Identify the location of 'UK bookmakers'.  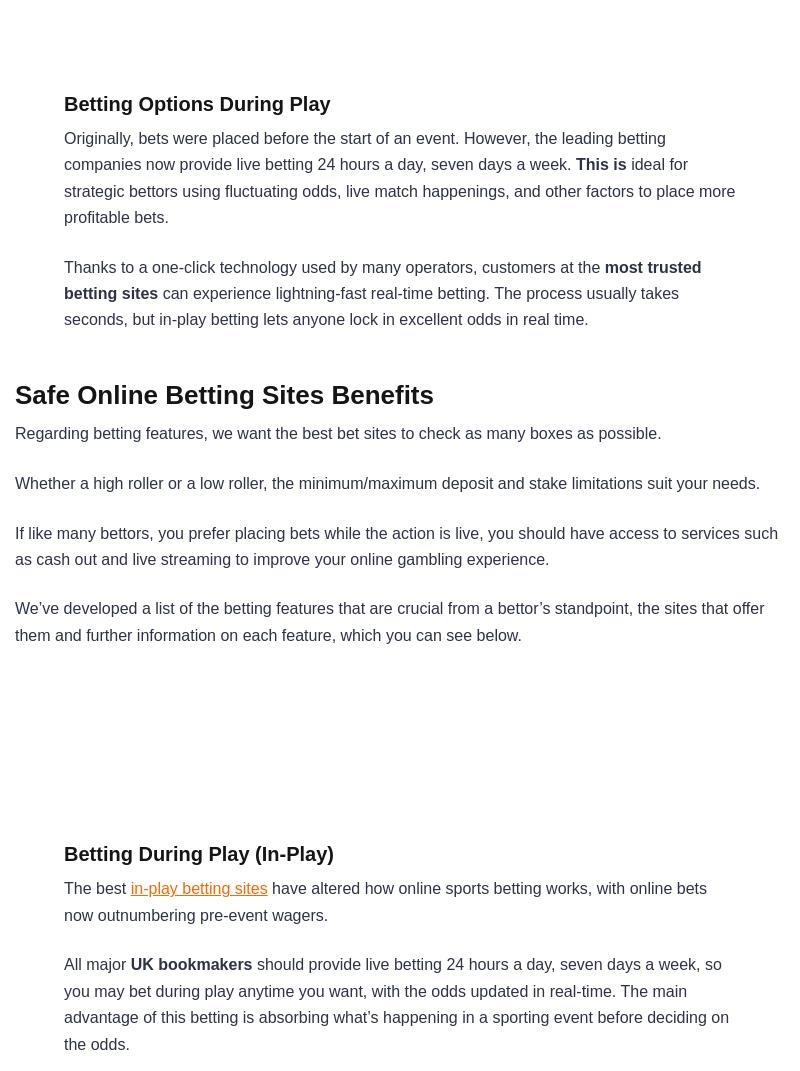
(190, 963).